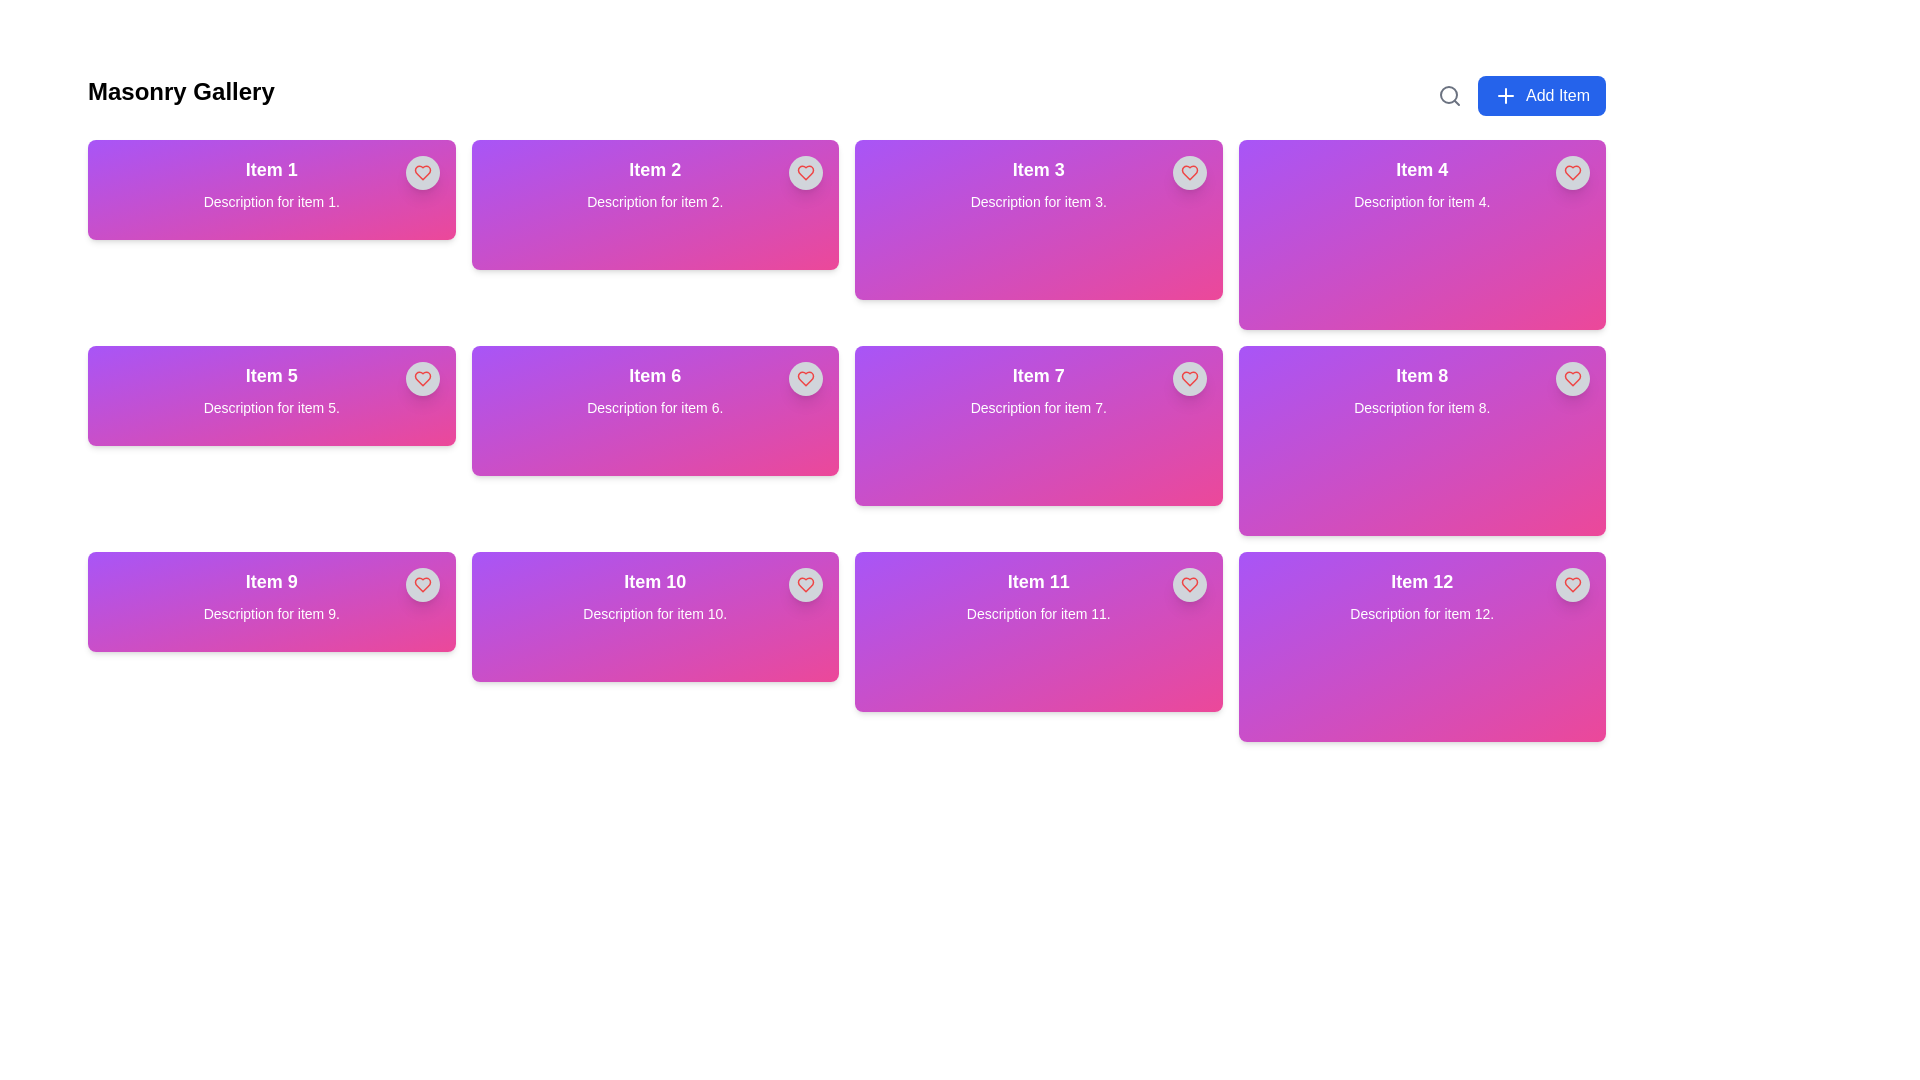  I want to click on the circular button with an icon in the top-right corner of the card titled 'Item 4', so click(1572, 172).